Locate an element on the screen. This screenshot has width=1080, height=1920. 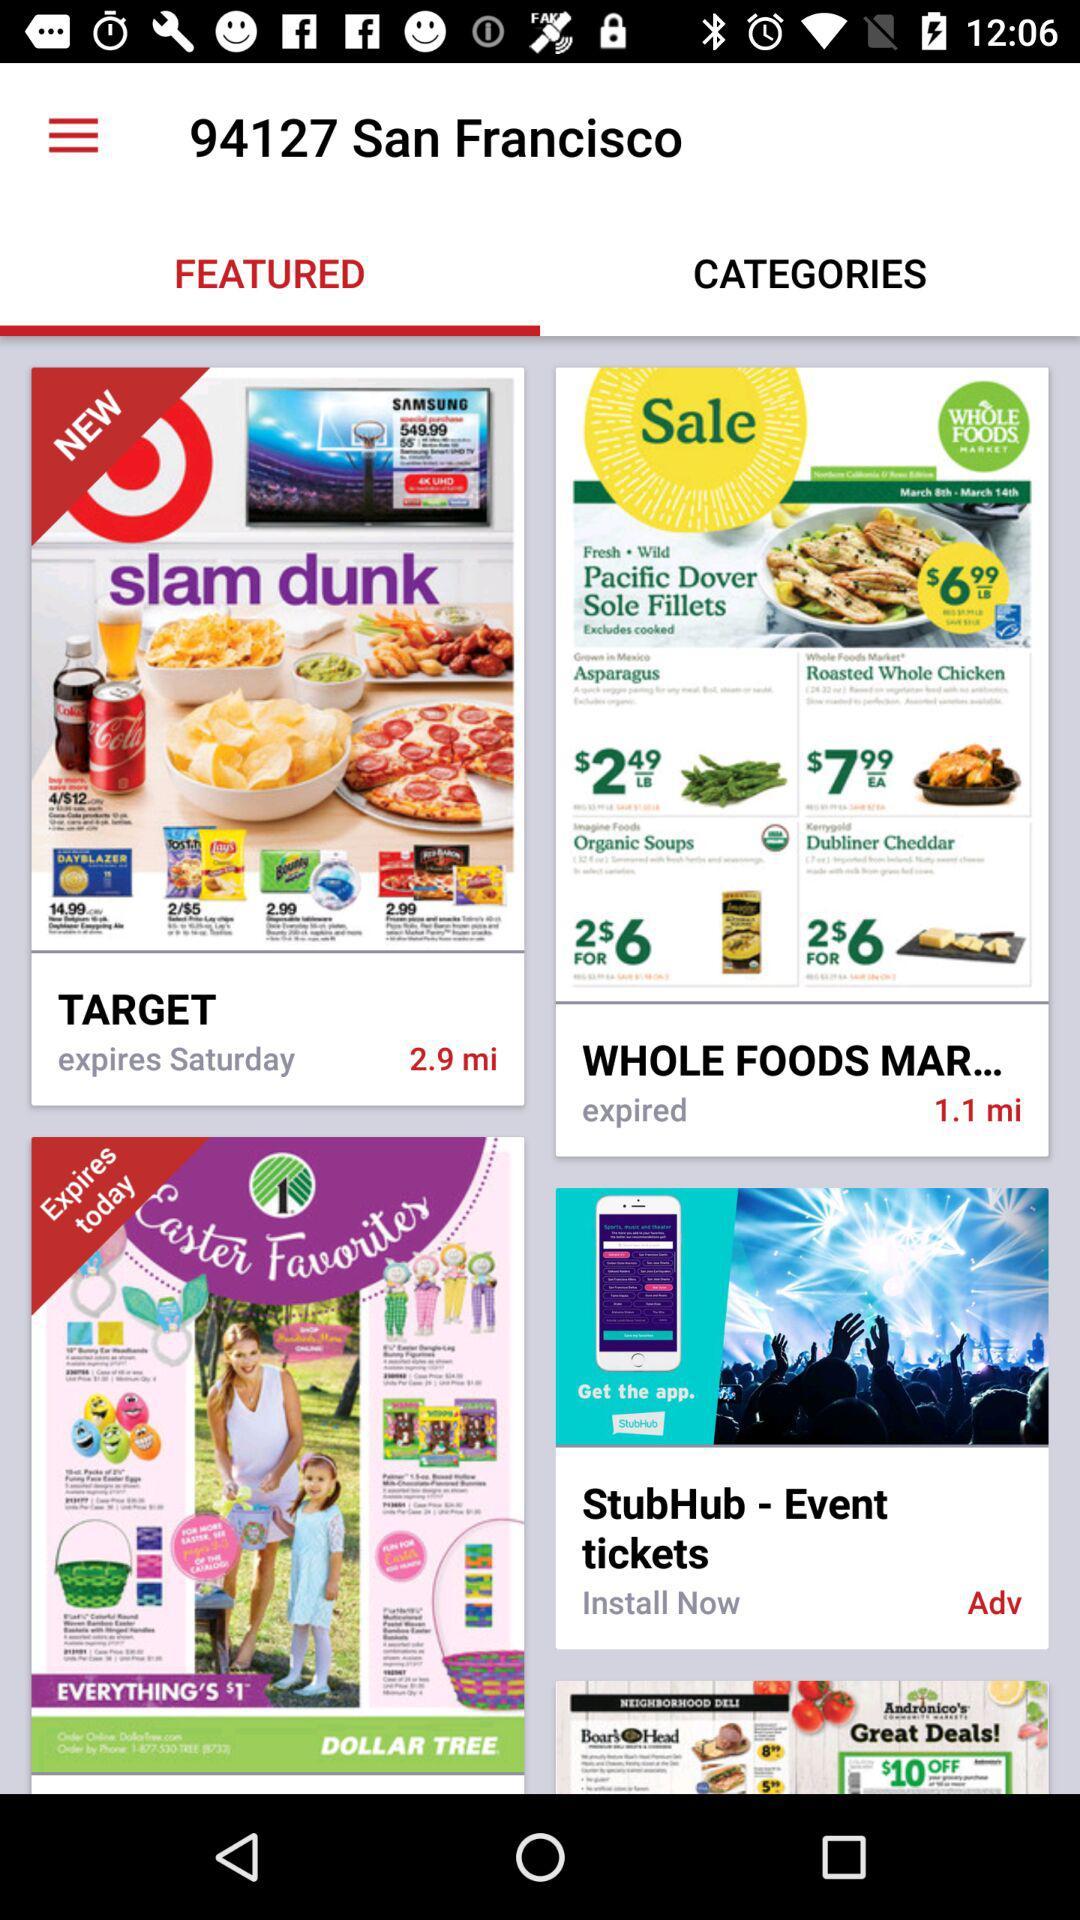
the second thumbnail is located at coordinates (801, 686).